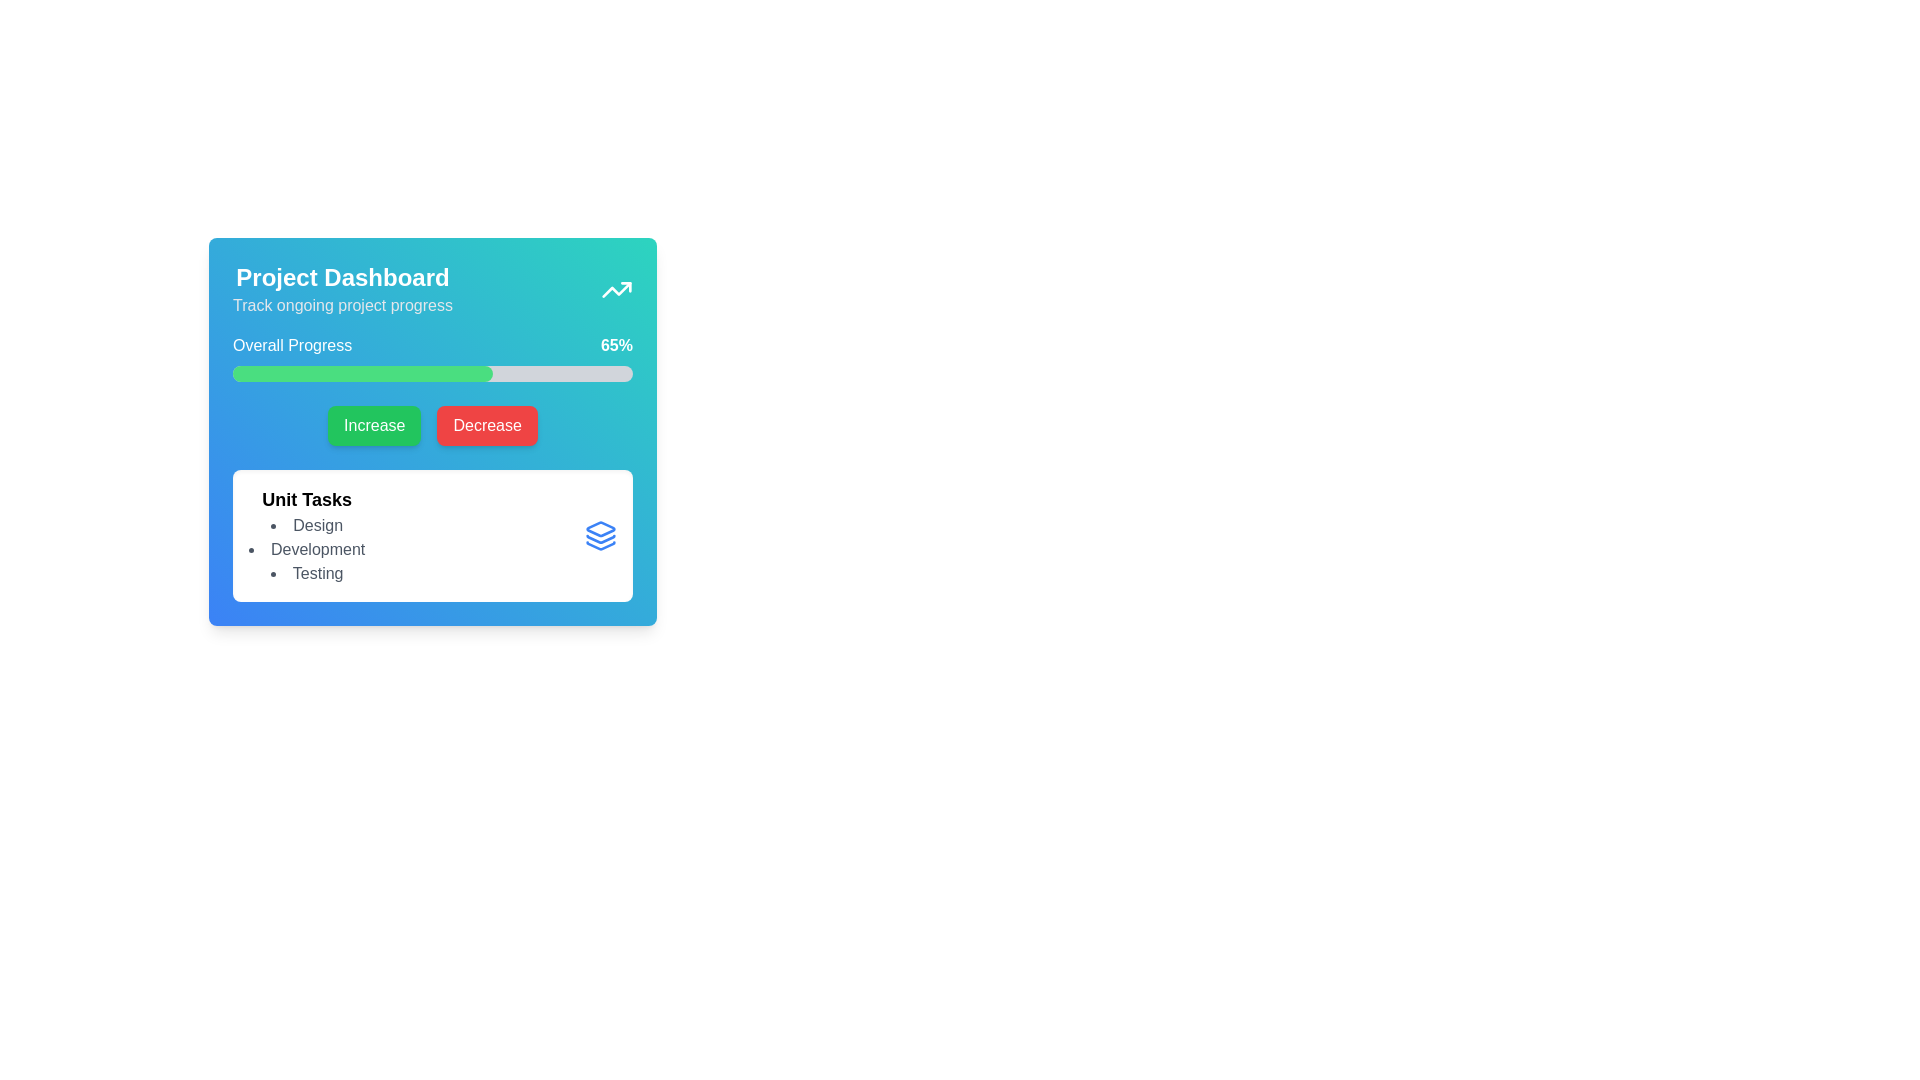 The image size is (1920, 1080). Describe the element at coordinates (342, 289) in the screenshot. I see `Informational Text Block titled 'Project Dashboard' with subtitle 'Track ongoing project progress', located in the upper-left corner of the dashboard's card layout` at that location.